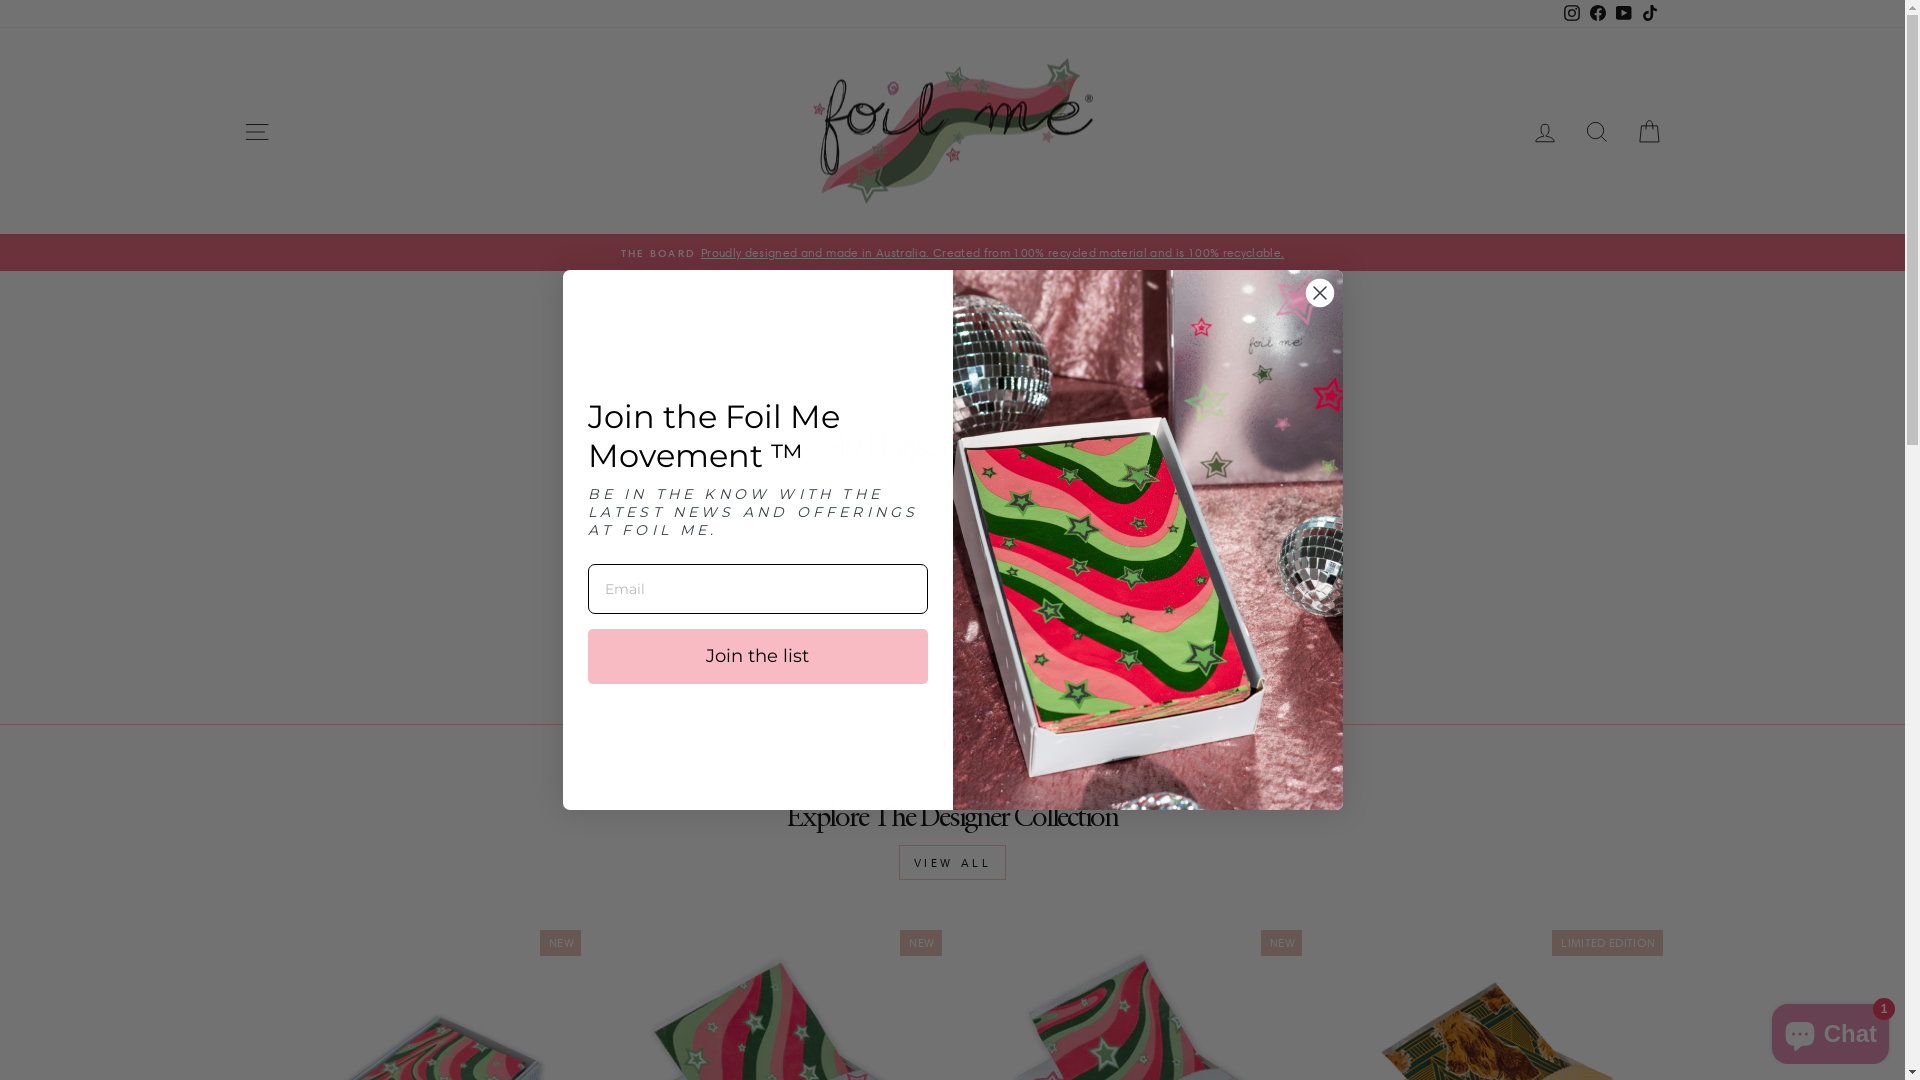 Image resolution: width=1920 pixels, height=1080 pixels. What do you see at coordinates (1569, 14) in the screenshot?
I see `'Instagram'` at bounding box center [1569, 14].